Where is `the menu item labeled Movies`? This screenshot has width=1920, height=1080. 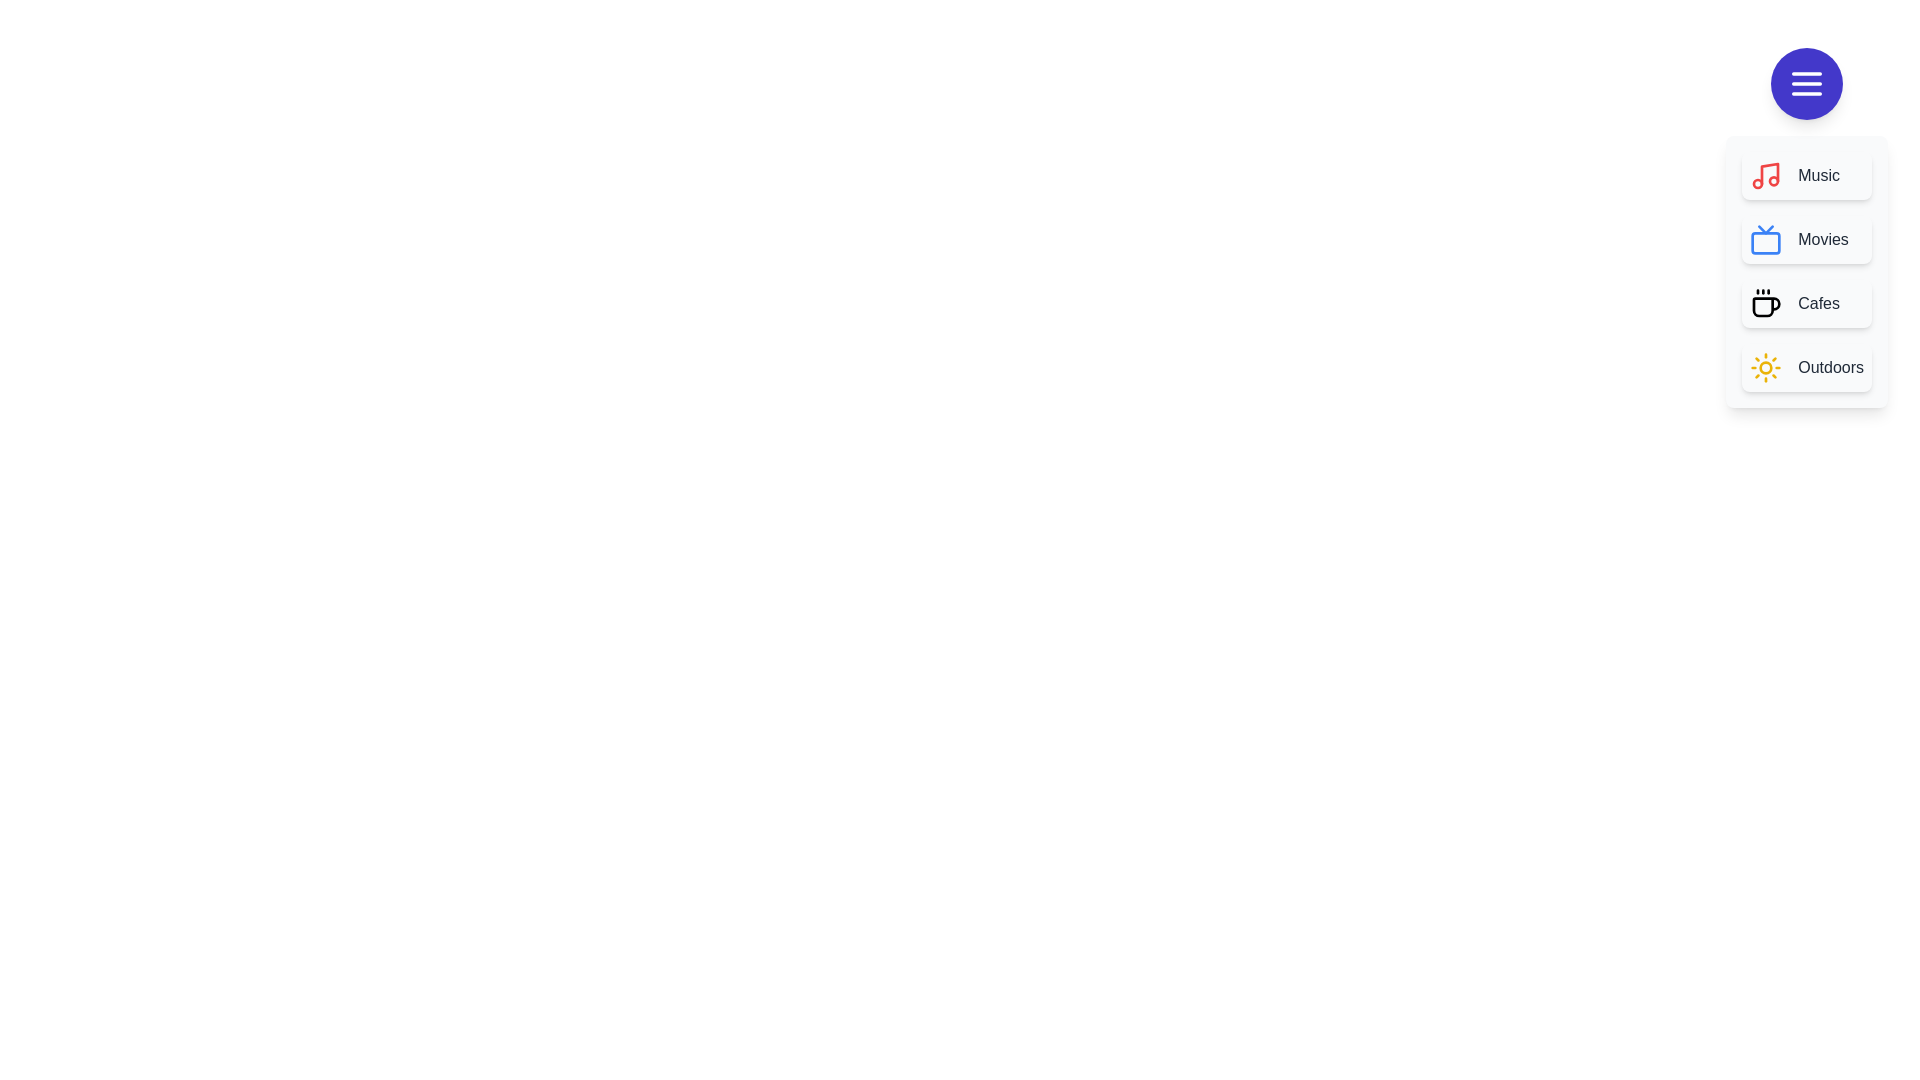 the menu item labeled Movies is located at coordinates (1806, 238).